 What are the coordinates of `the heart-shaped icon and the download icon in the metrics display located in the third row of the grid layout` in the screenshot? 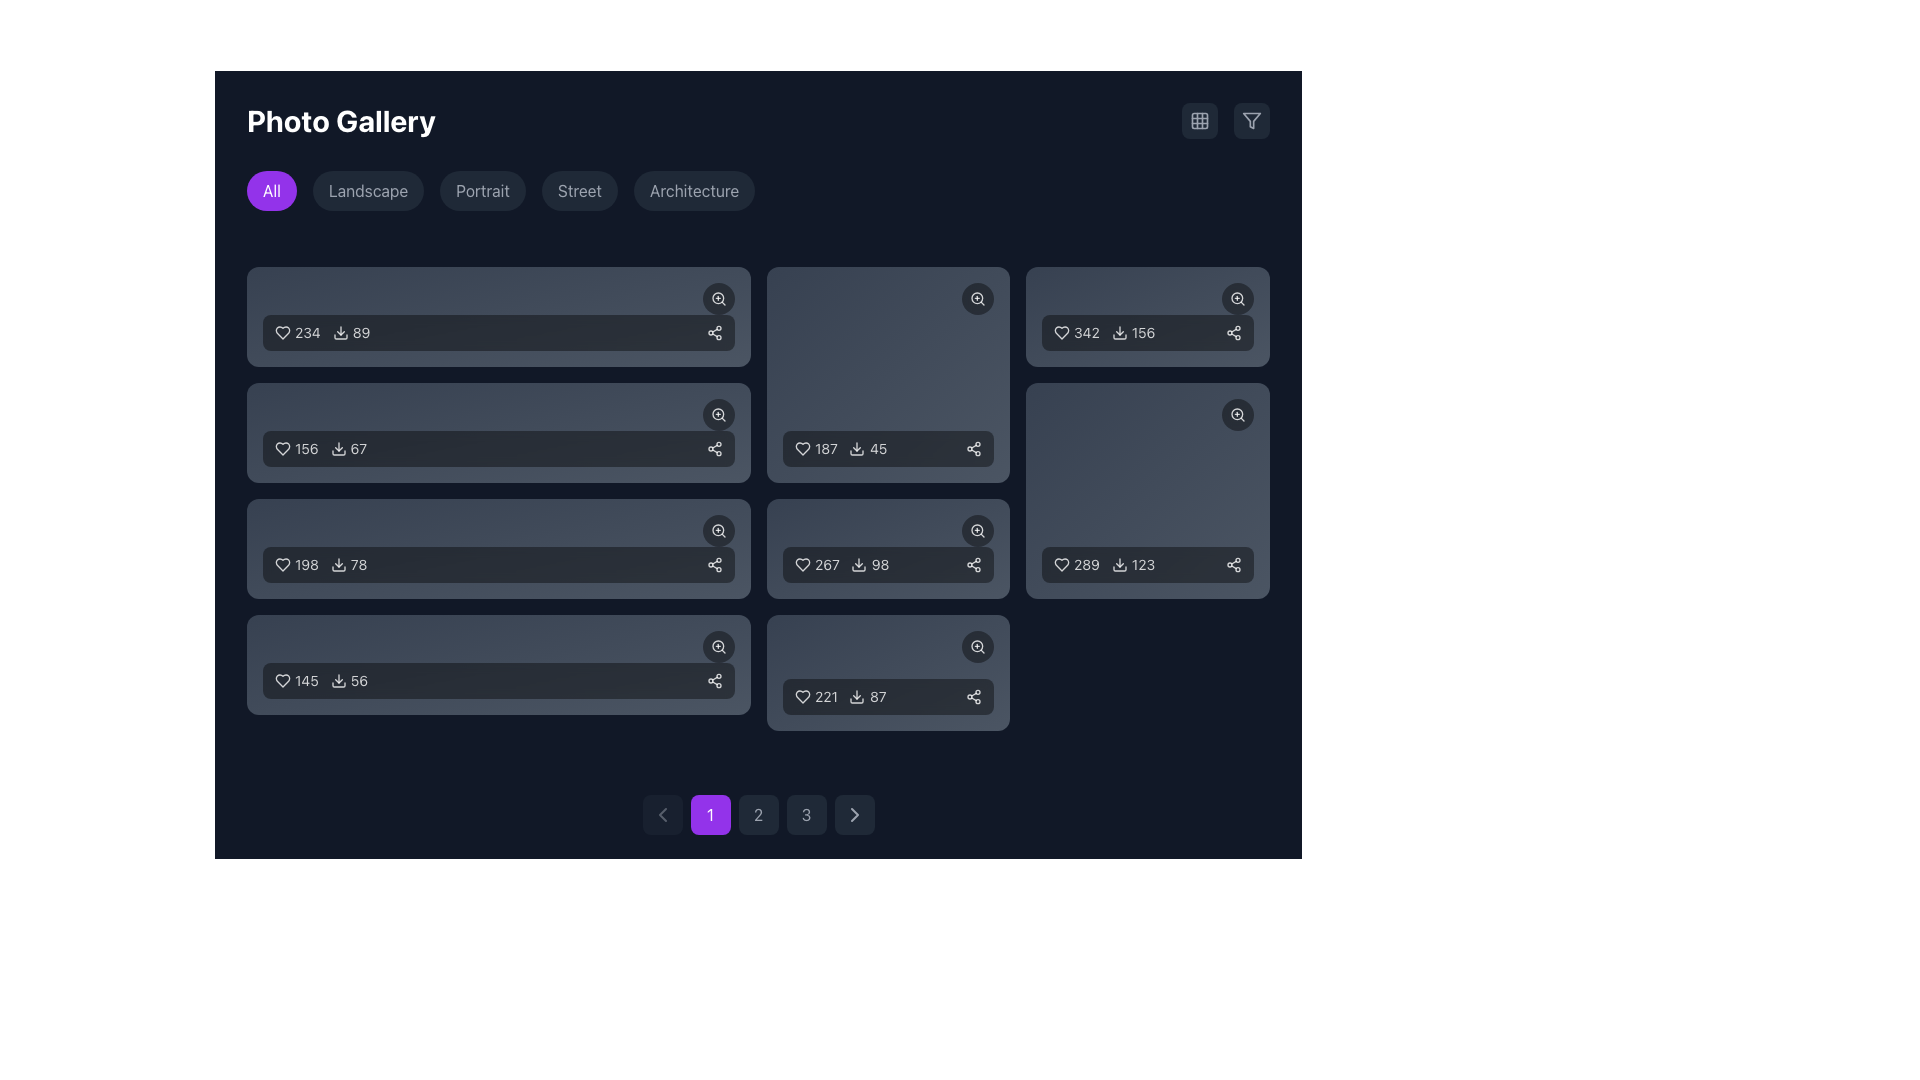 It's located at (321, 564).